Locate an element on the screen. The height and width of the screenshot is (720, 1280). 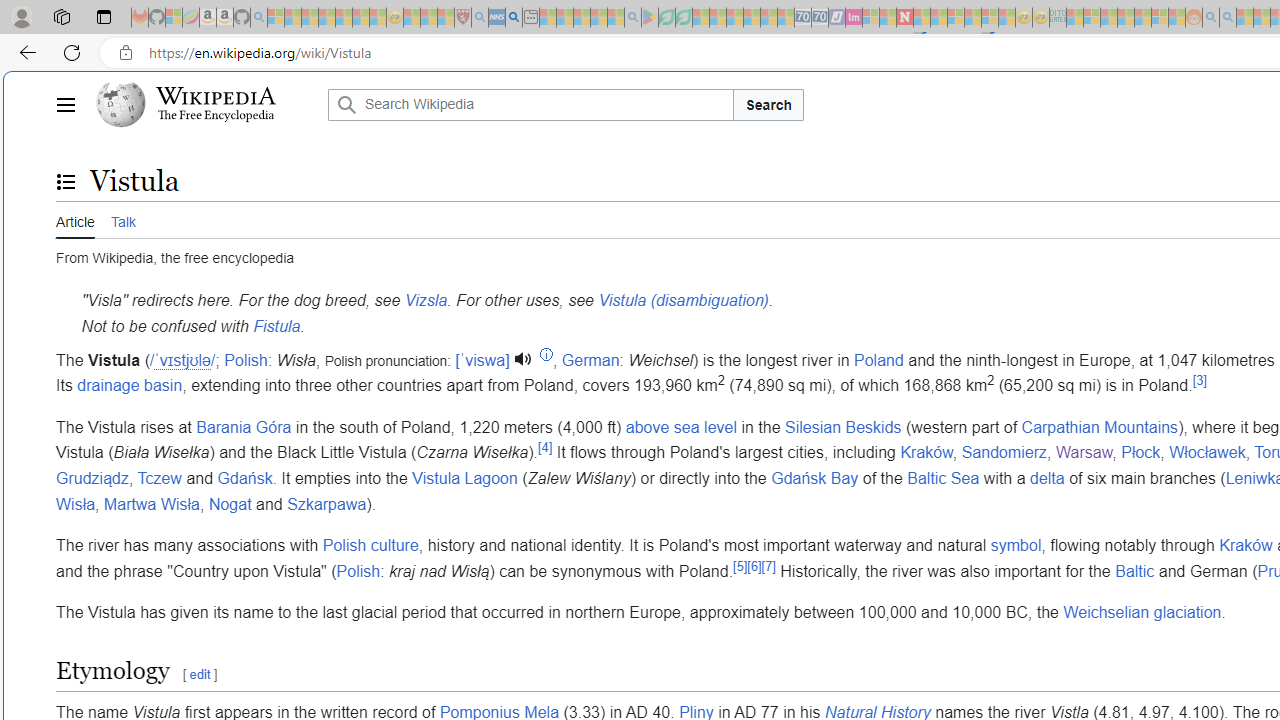
'Local - MSN - Sleeping' is located at coordinates (445, 17).